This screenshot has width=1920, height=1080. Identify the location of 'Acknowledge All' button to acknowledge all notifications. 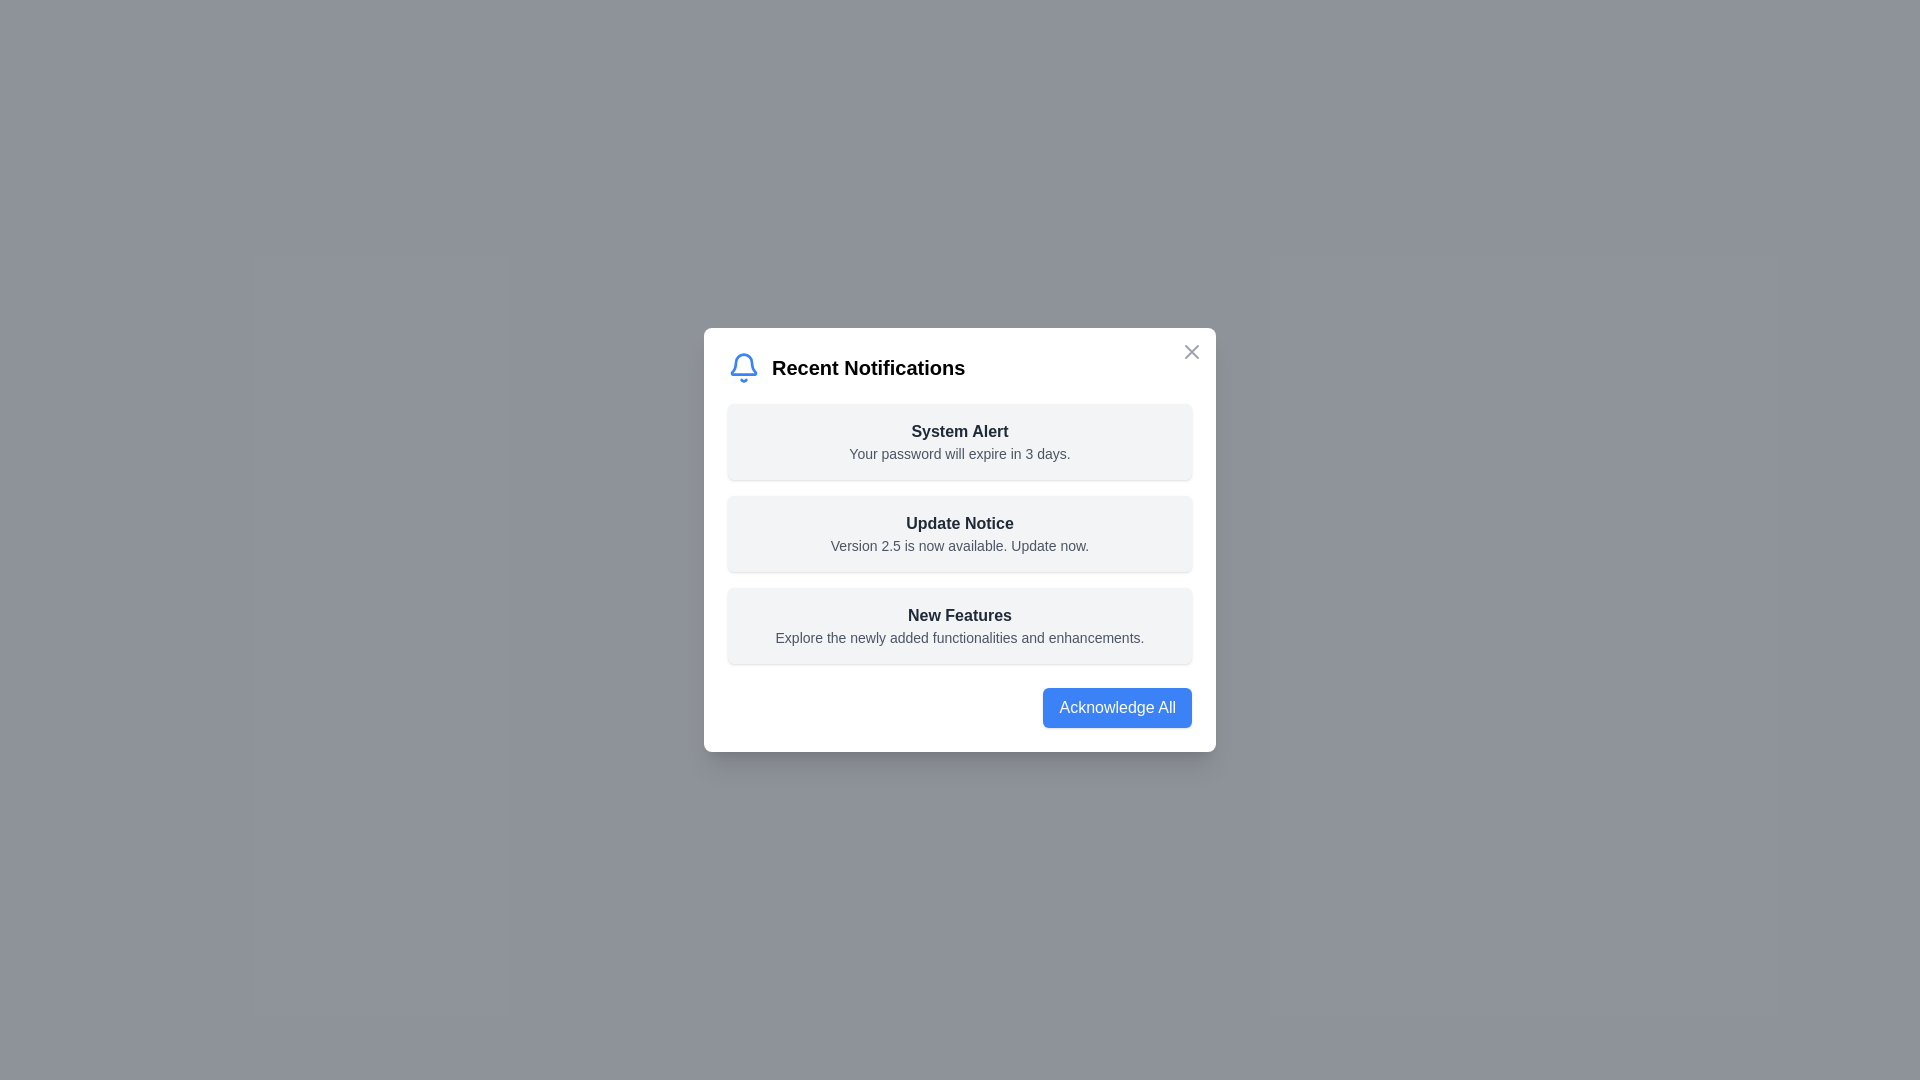
(1116, 707).